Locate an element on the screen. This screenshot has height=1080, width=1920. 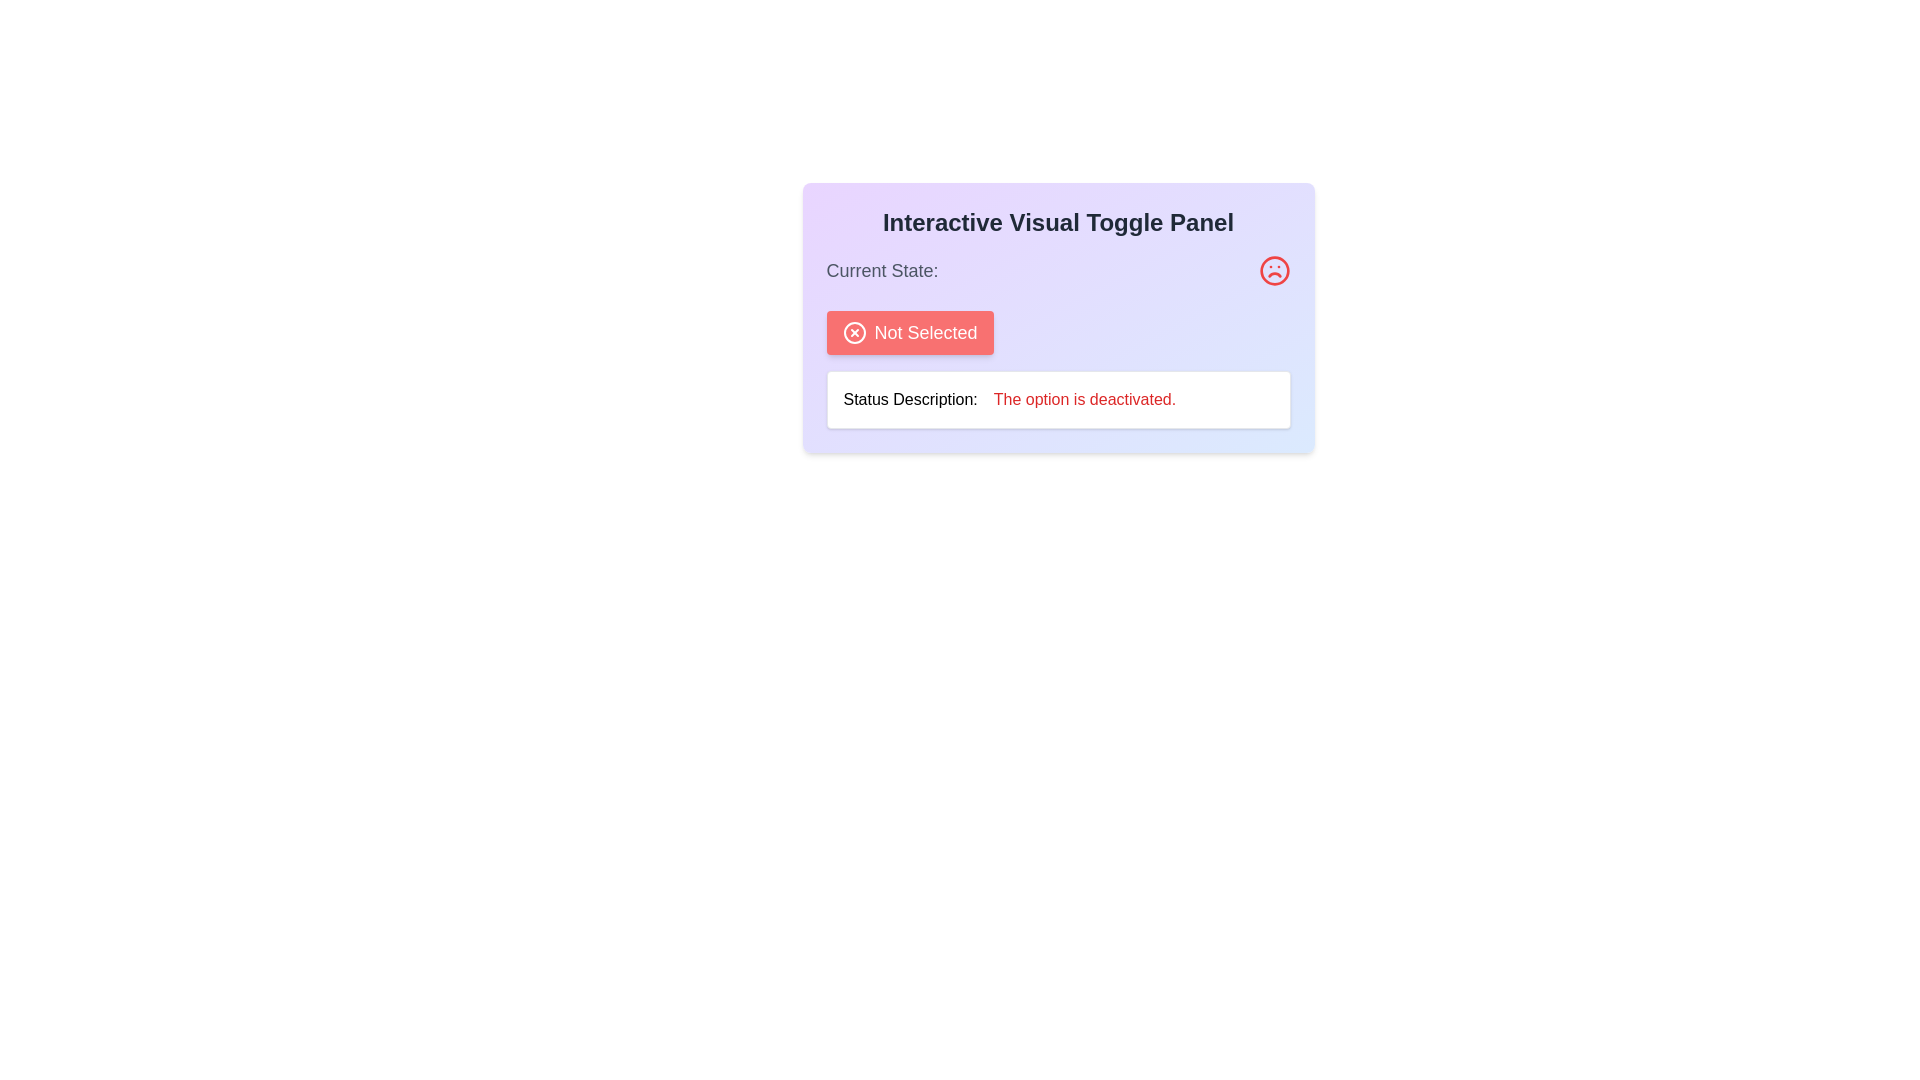
the 'Not Selected' button in the status panel is located at coordinates (1057, 316).